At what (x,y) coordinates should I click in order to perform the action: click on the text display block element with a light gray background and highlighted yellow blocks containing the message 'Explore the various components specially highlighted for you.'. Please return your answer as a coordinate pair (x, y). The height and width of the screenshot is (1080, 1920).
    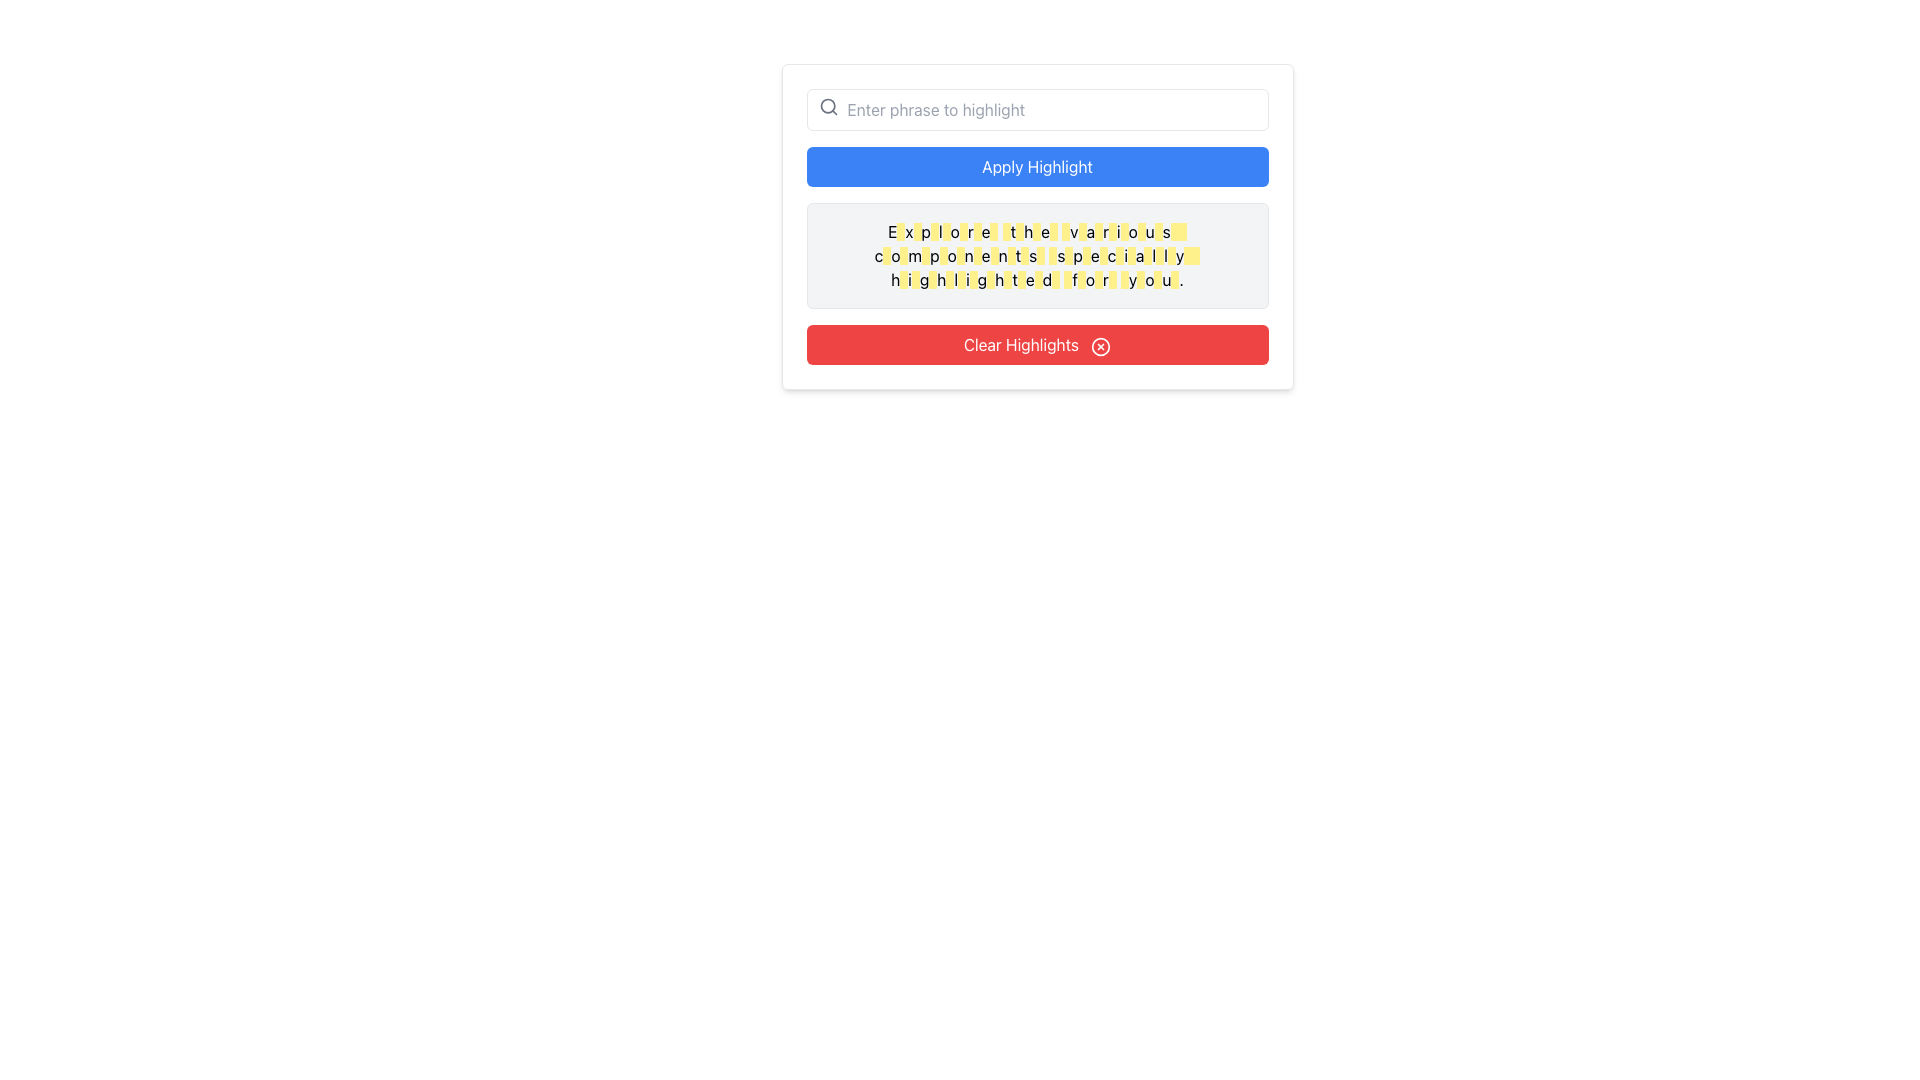
    Looking at the image, I should click on (1037, 254).